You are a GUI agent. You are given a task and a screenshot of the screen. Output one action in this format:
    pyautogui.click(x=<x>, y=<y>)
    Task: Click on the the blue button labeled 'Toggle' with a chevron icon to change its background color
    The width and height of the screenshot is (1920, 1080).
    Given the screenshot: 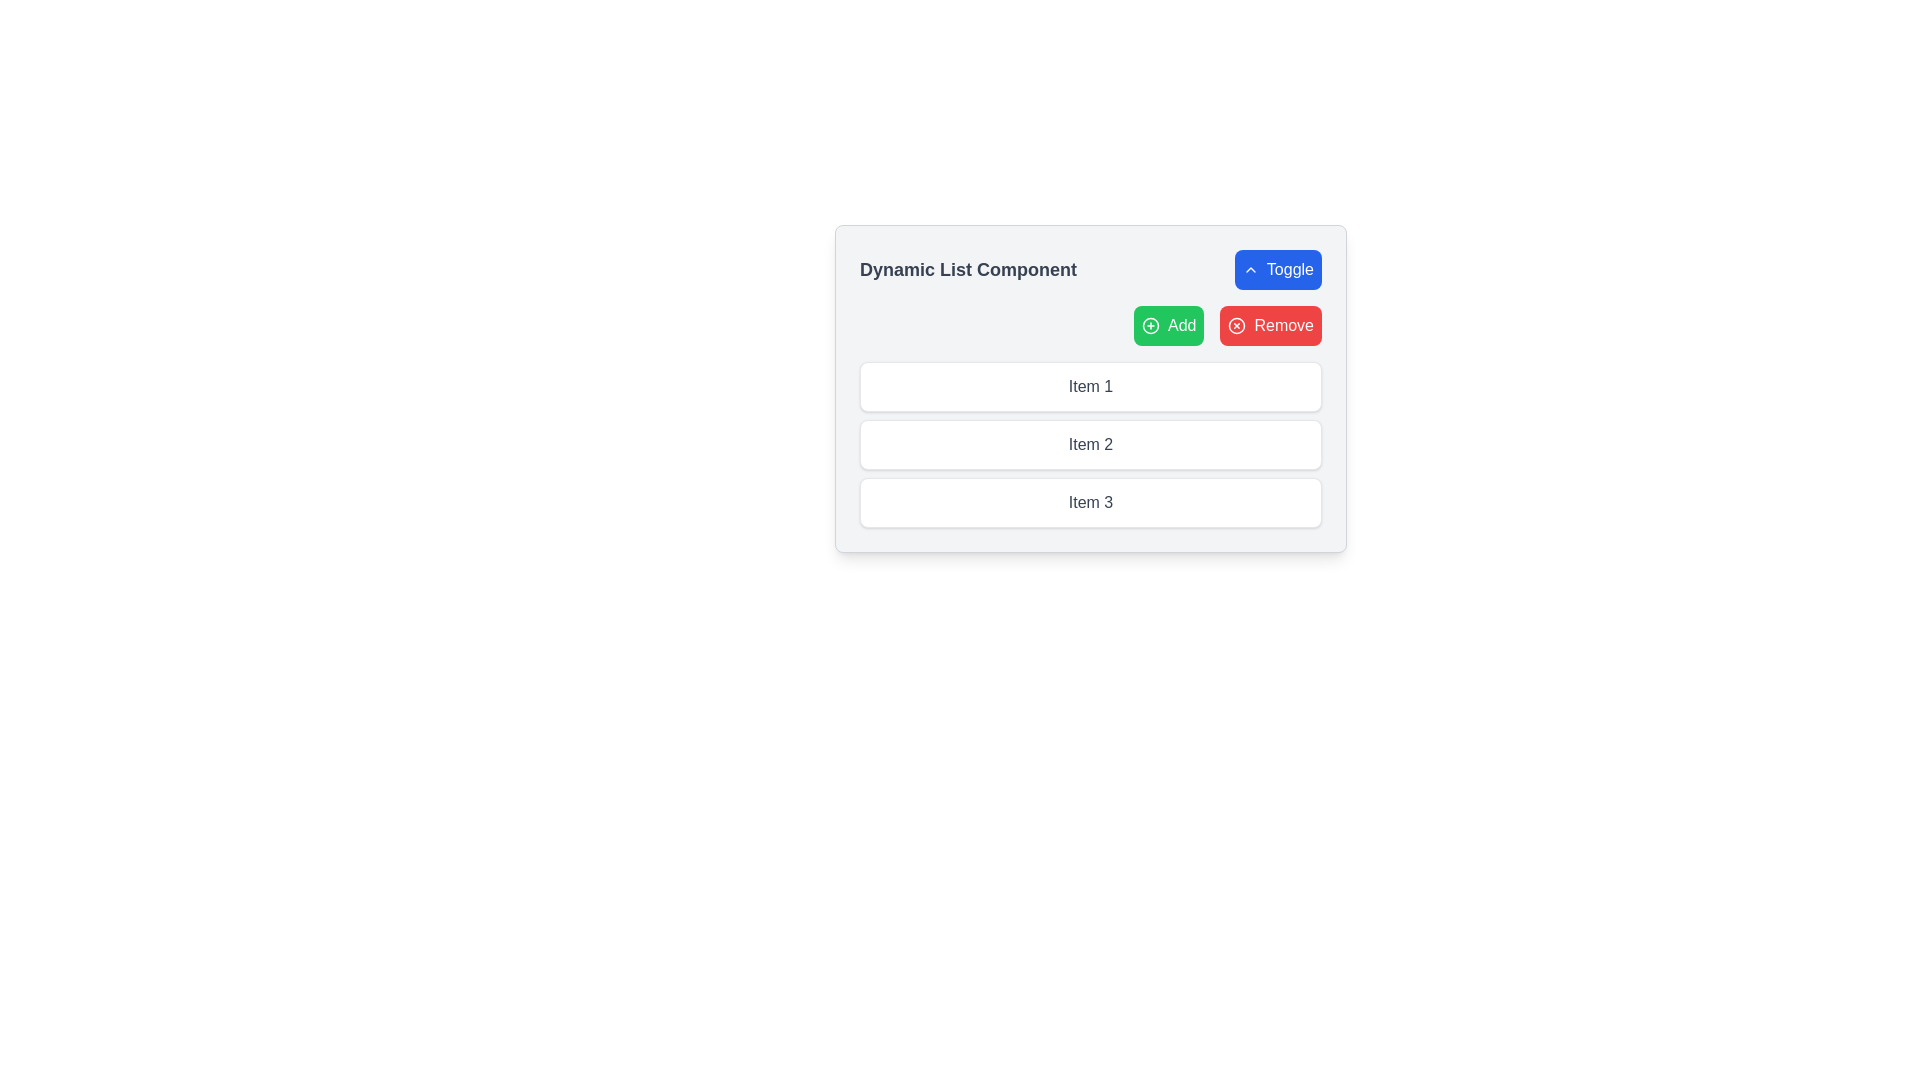 What is the action you would take?
    pyautogui.click(x=1277, y=270)
    